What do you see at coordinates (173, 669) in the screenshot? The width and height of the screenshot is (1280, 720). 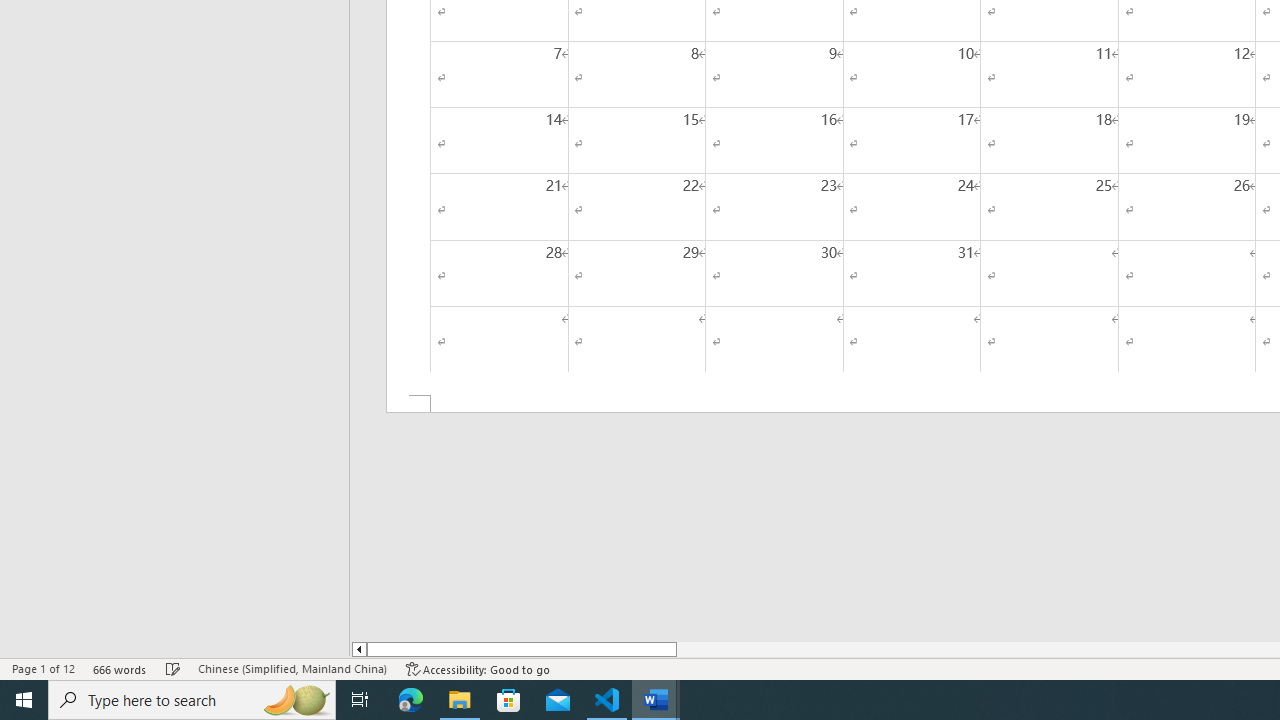 I see `'Spelling and Grammar Check Checking'` at bounding box center [173, 669].